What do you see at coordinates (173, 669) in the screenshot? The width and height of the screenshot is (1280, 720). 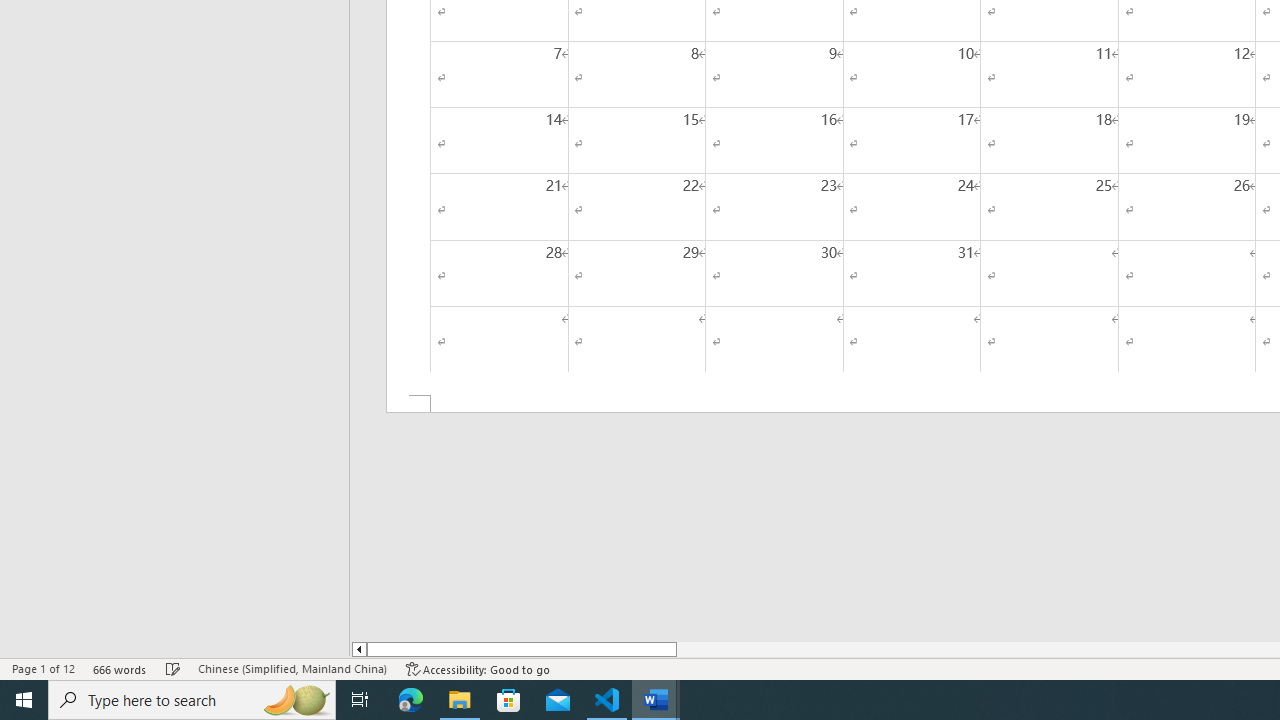 I see `'Spelling and Grammar Check Checking'` at bounding box center [173, 669].